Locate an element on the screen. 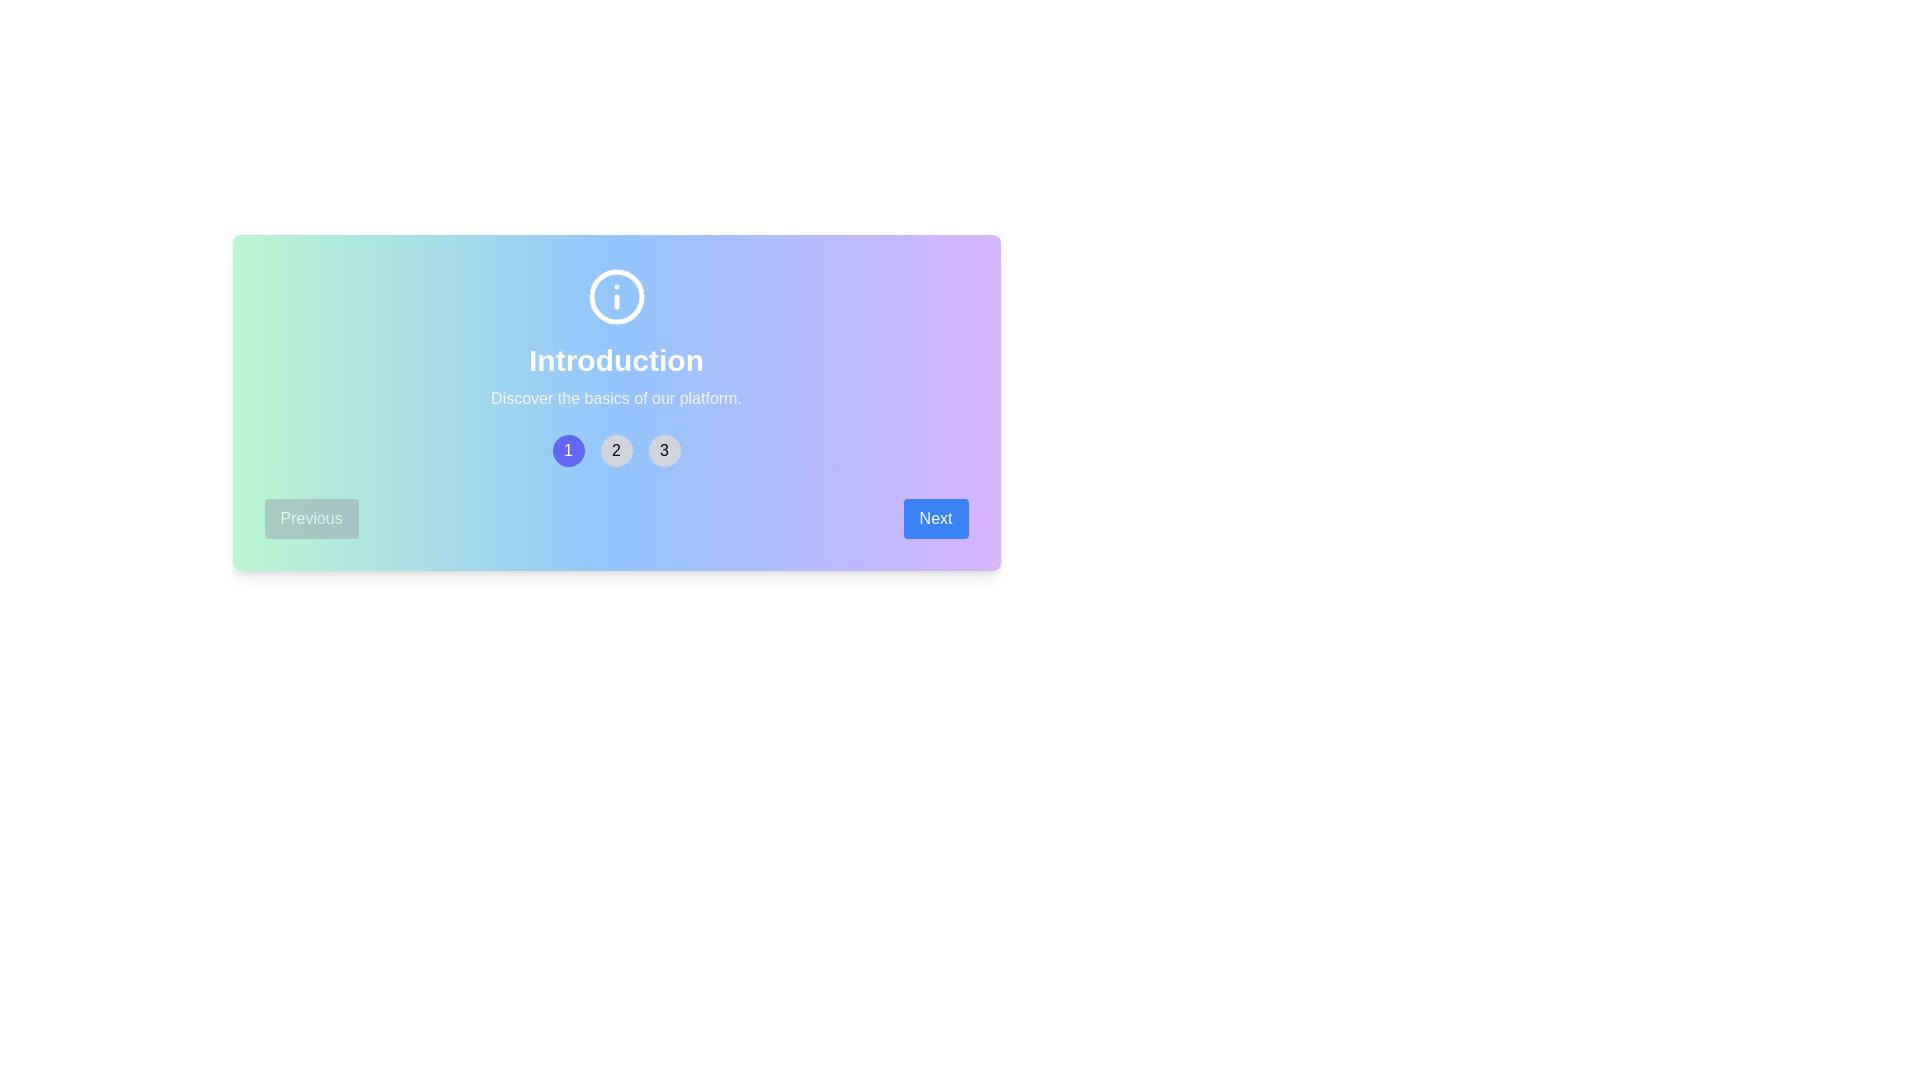 The image size is (1920, 1080). the 'Next' button to navigate to the next step in the onboarding process is located at coordinates (935, 518).